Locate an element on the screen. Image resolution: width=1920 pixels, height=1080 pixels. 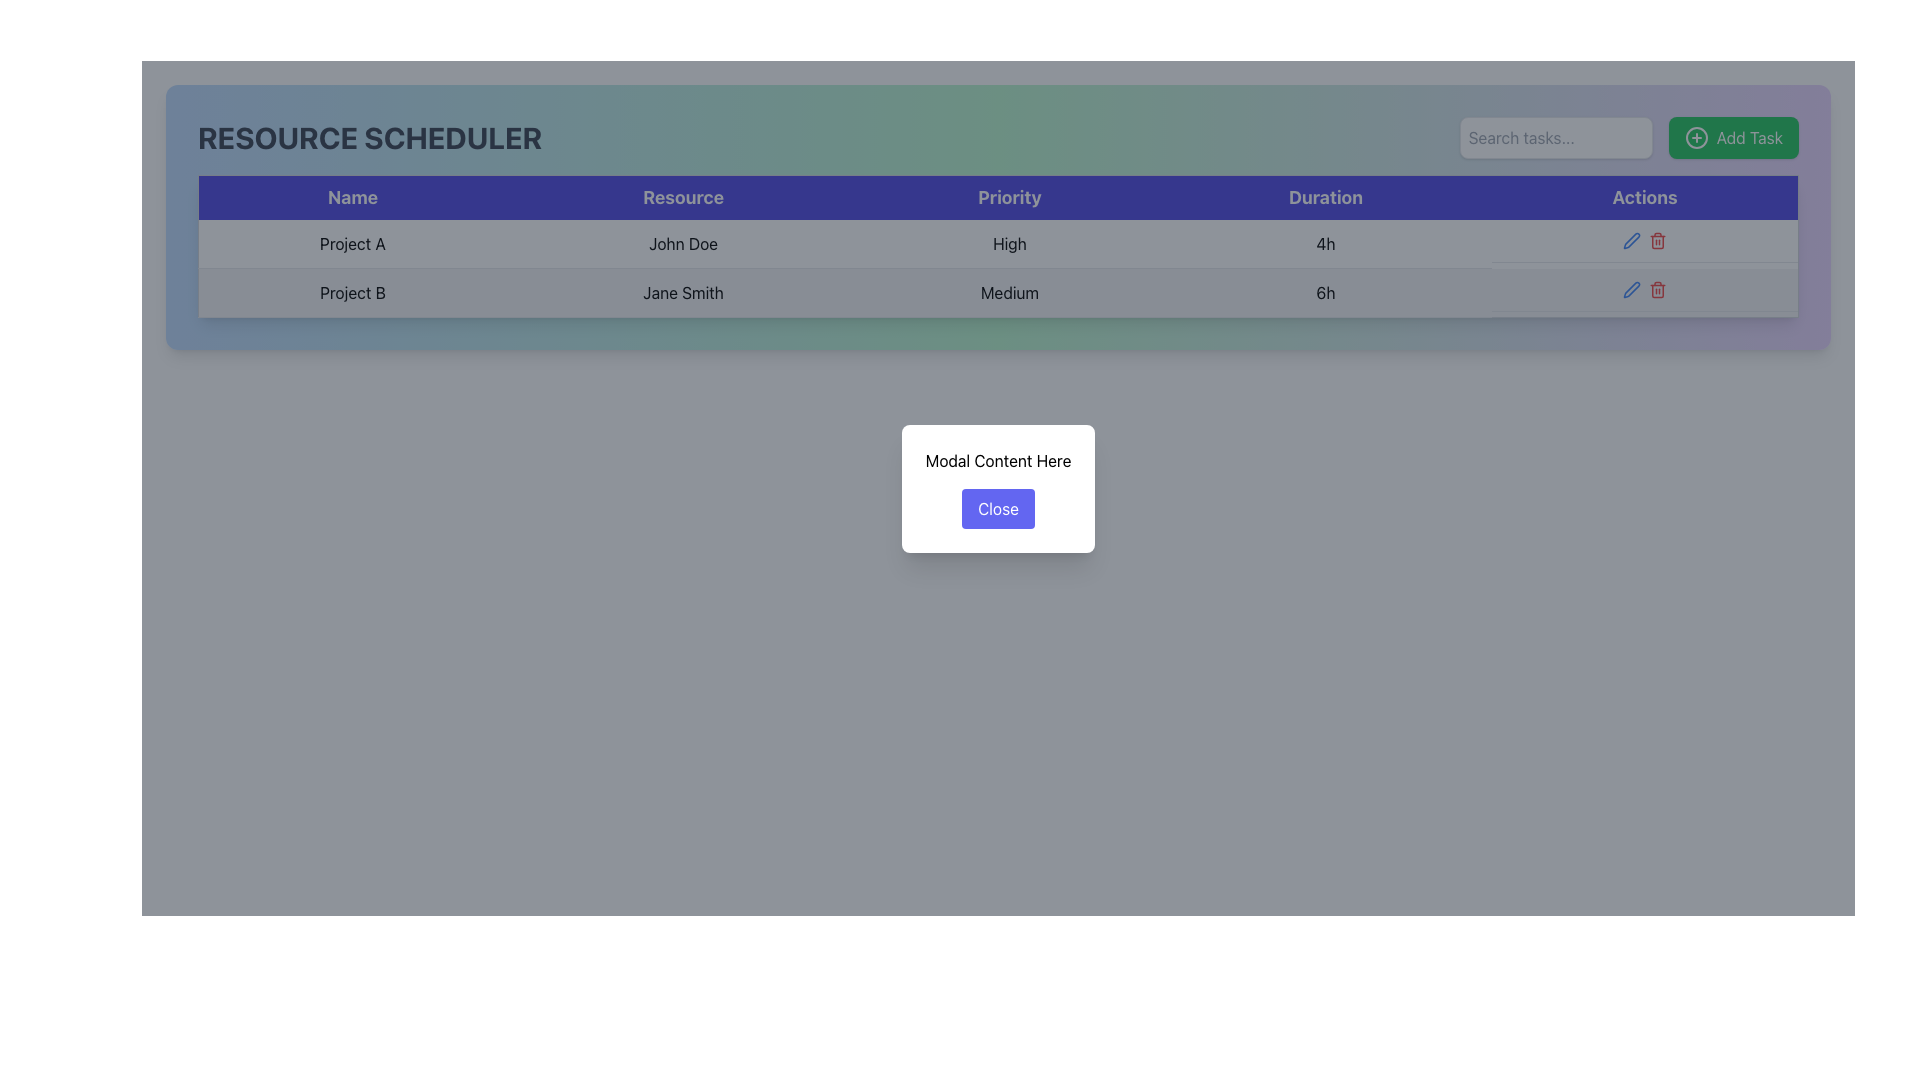
the 'Priority' label, which is a bold white text on a dark blue background, located in the header section of the application is located at coordinates (1009, 197).